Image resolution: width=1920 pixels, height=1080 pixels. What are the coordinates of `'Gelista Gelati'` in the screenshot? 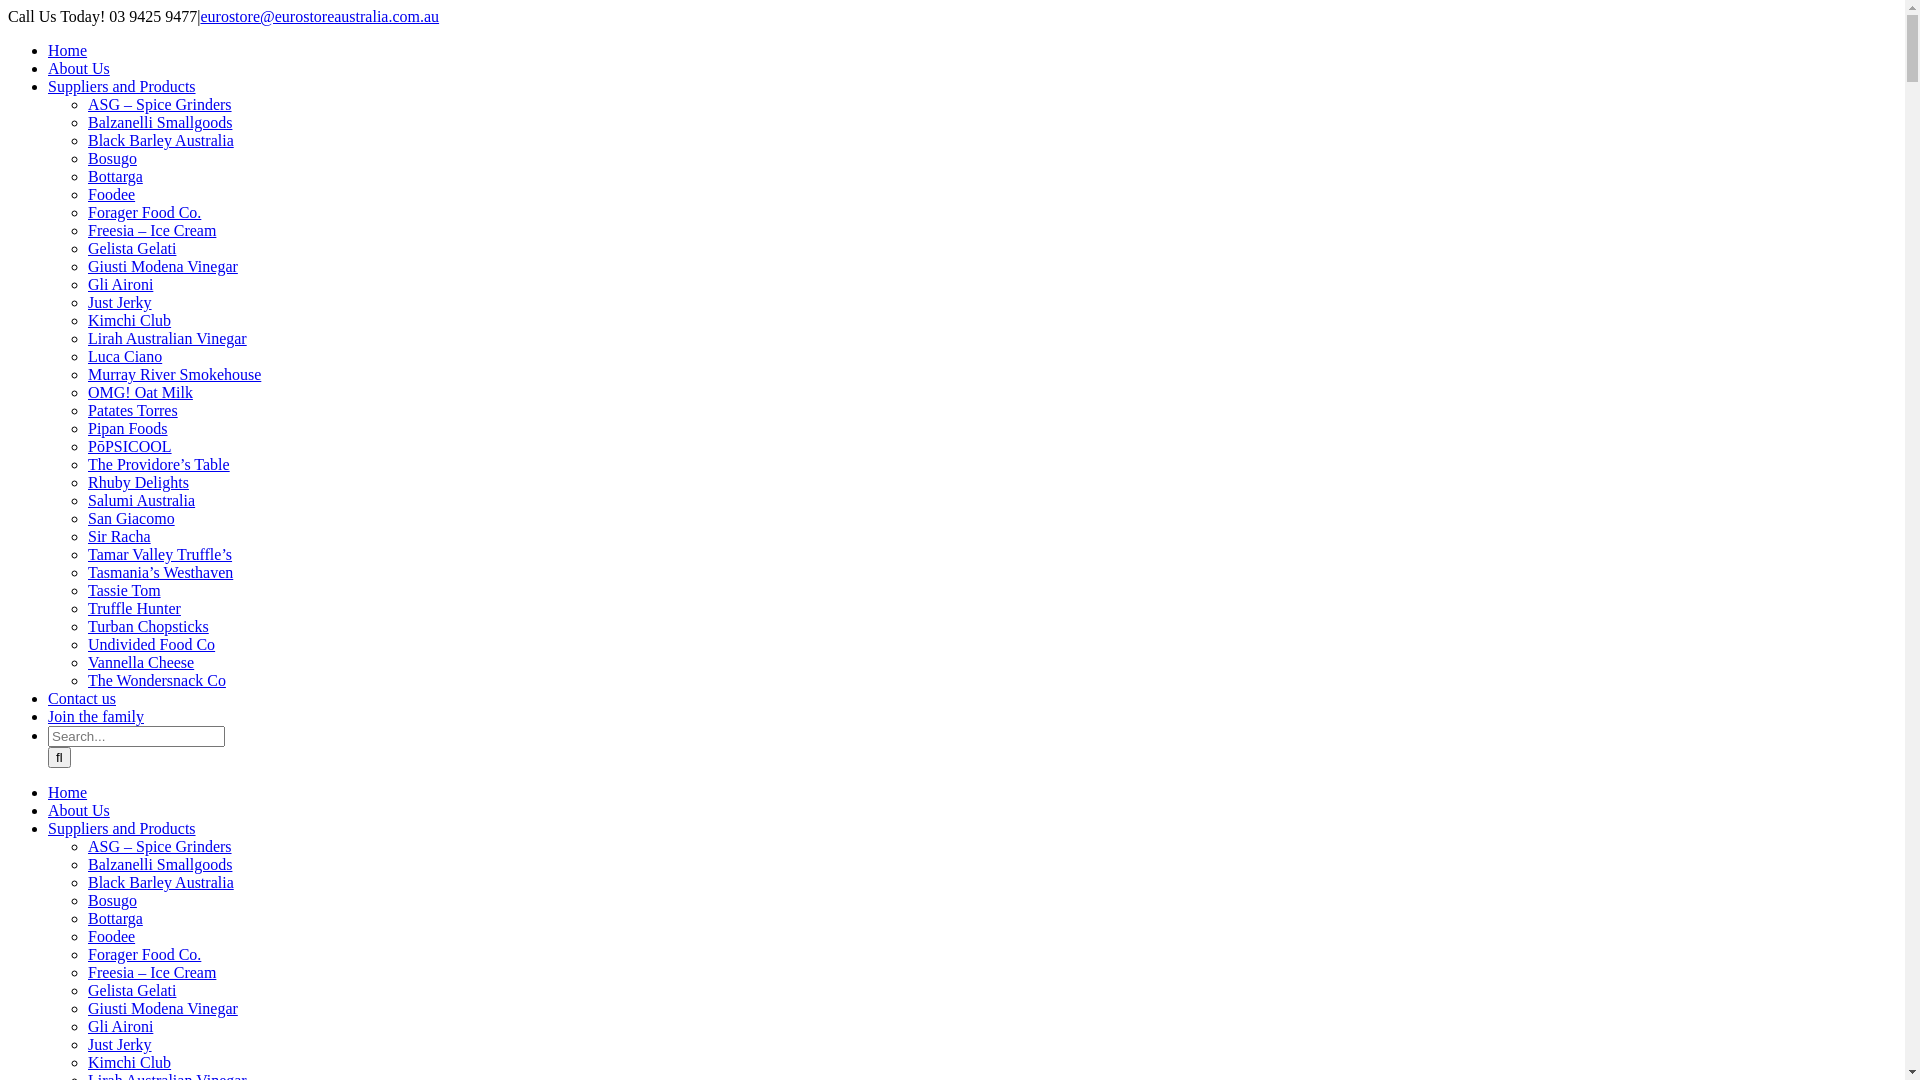 It's located at (130, 990).